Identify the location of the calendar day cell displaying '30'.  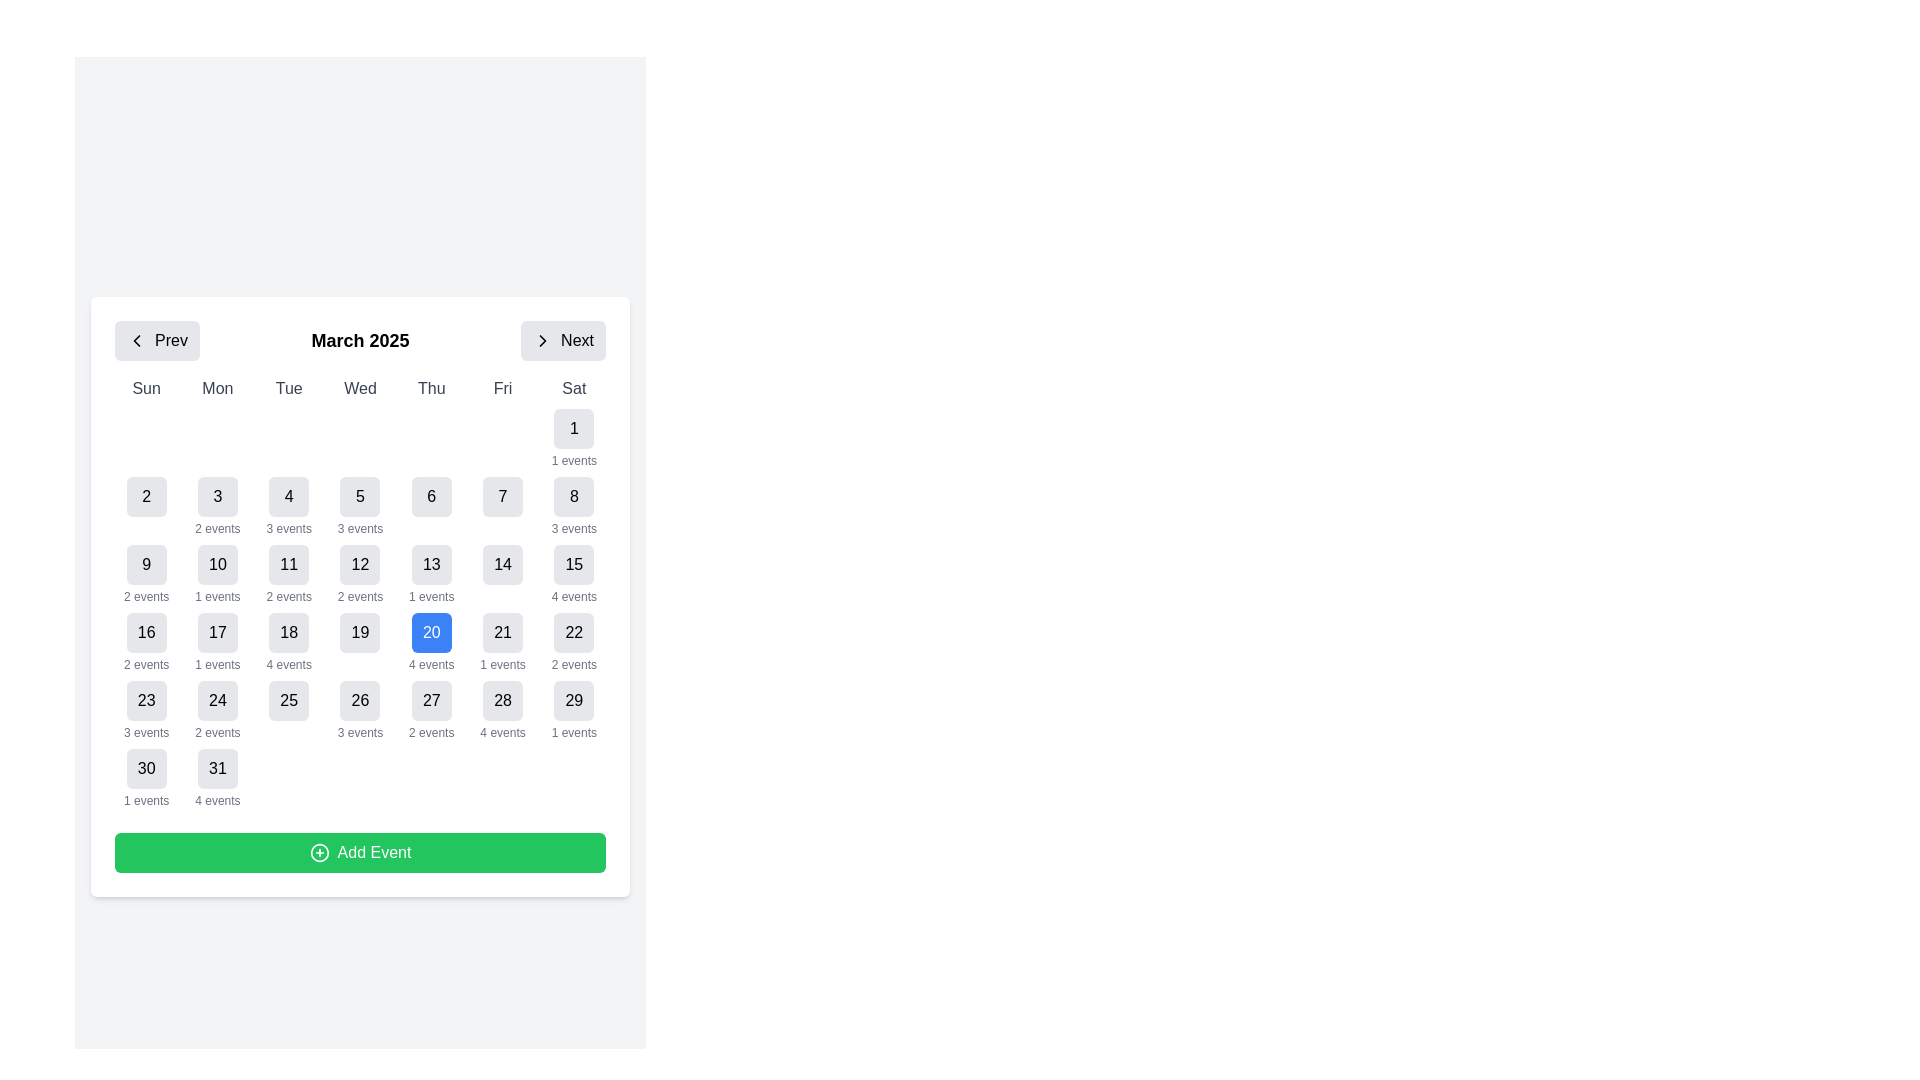
(145, 778).